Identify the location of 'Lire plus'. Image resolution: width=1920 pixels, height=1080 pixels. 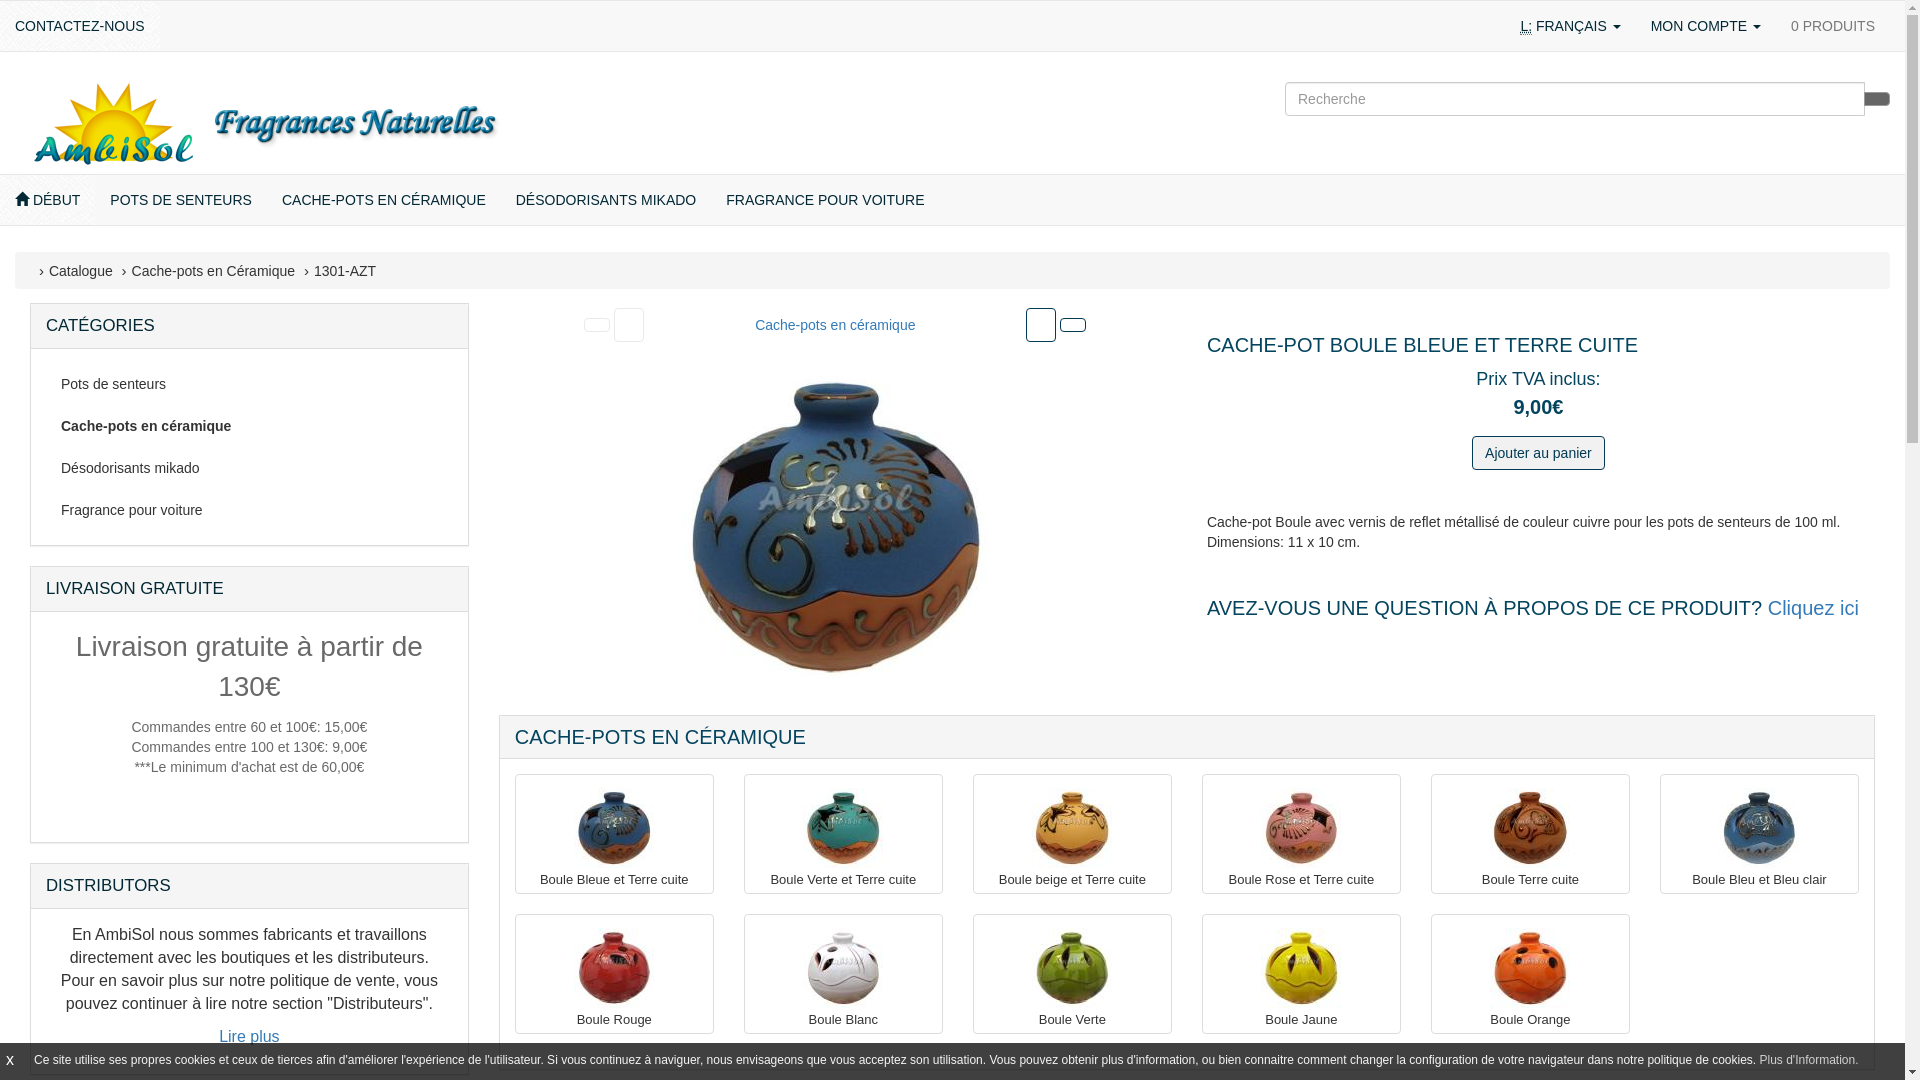
(248, 1035).